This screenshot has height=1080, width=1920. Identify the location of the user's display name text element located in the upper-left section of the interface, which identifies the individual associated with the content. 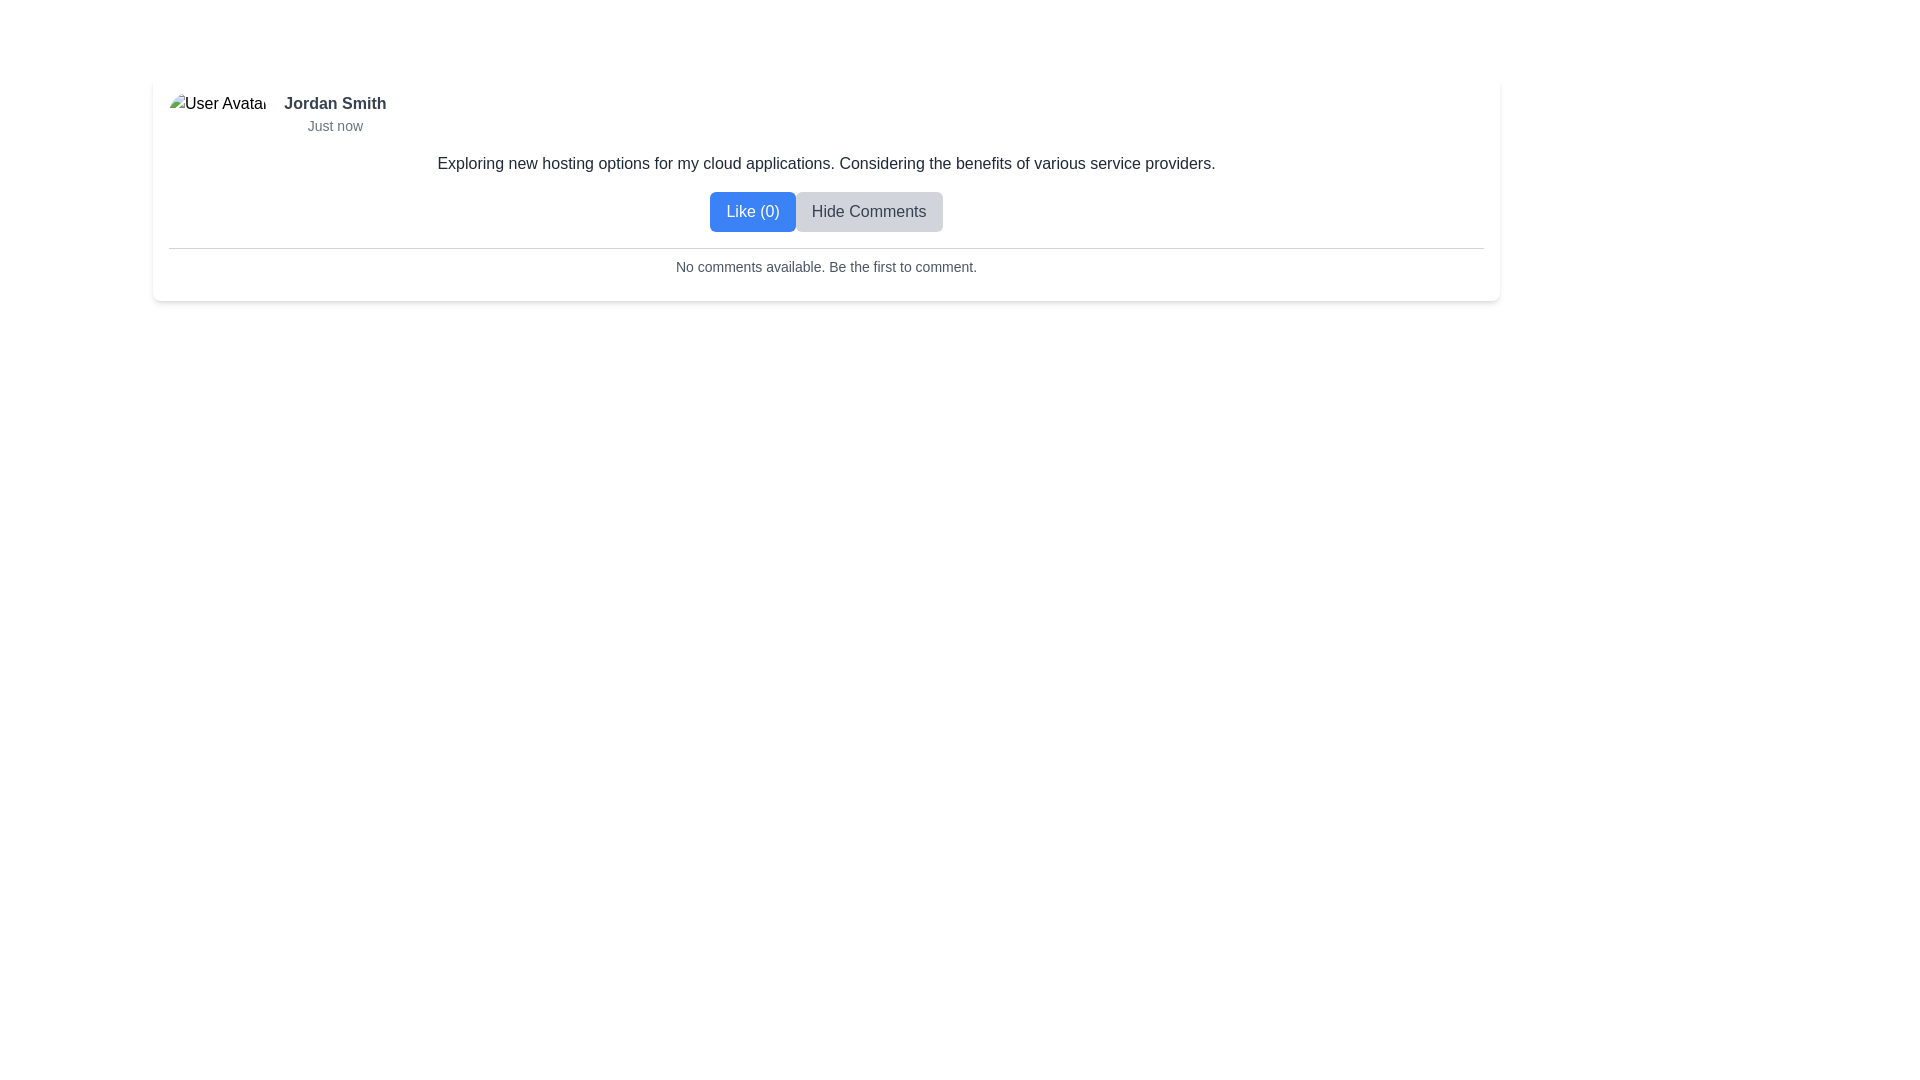
(335, 104).